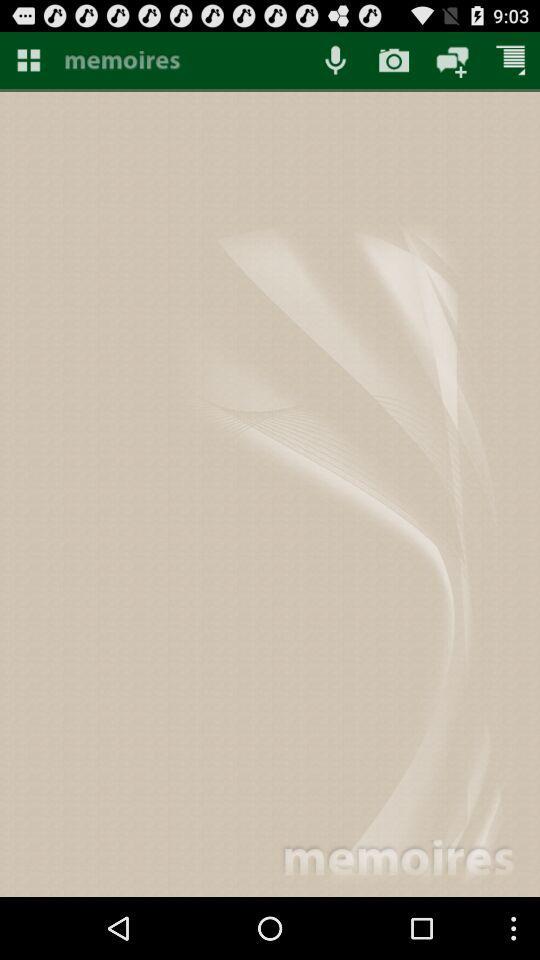 This screenshot has width=540, height=960. What do you see at coordinates (27, 59) in the screenshot?
I see `menu` at bounding box center [27, 59].